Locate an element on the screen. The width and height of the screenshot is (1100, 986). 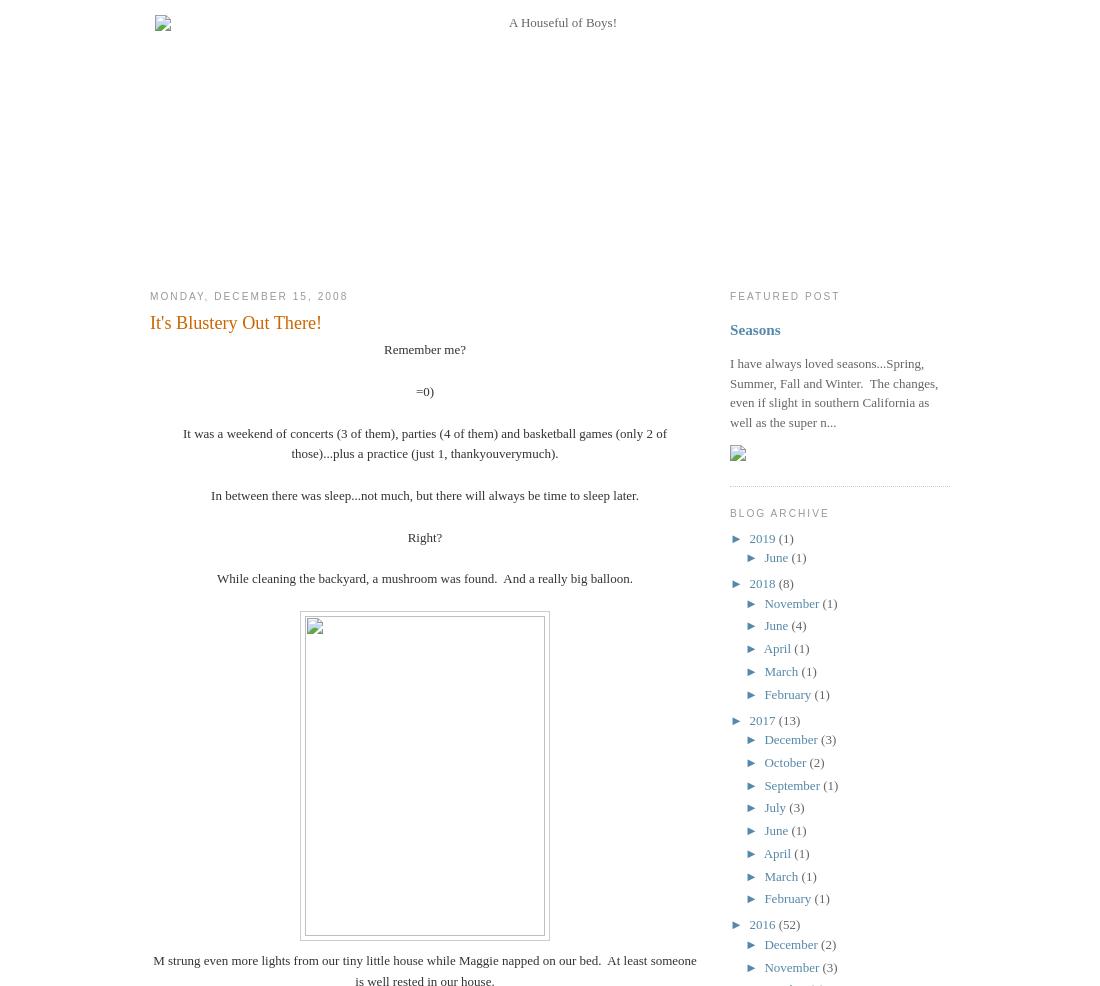
'2016' is located at coordinates (763, 924).